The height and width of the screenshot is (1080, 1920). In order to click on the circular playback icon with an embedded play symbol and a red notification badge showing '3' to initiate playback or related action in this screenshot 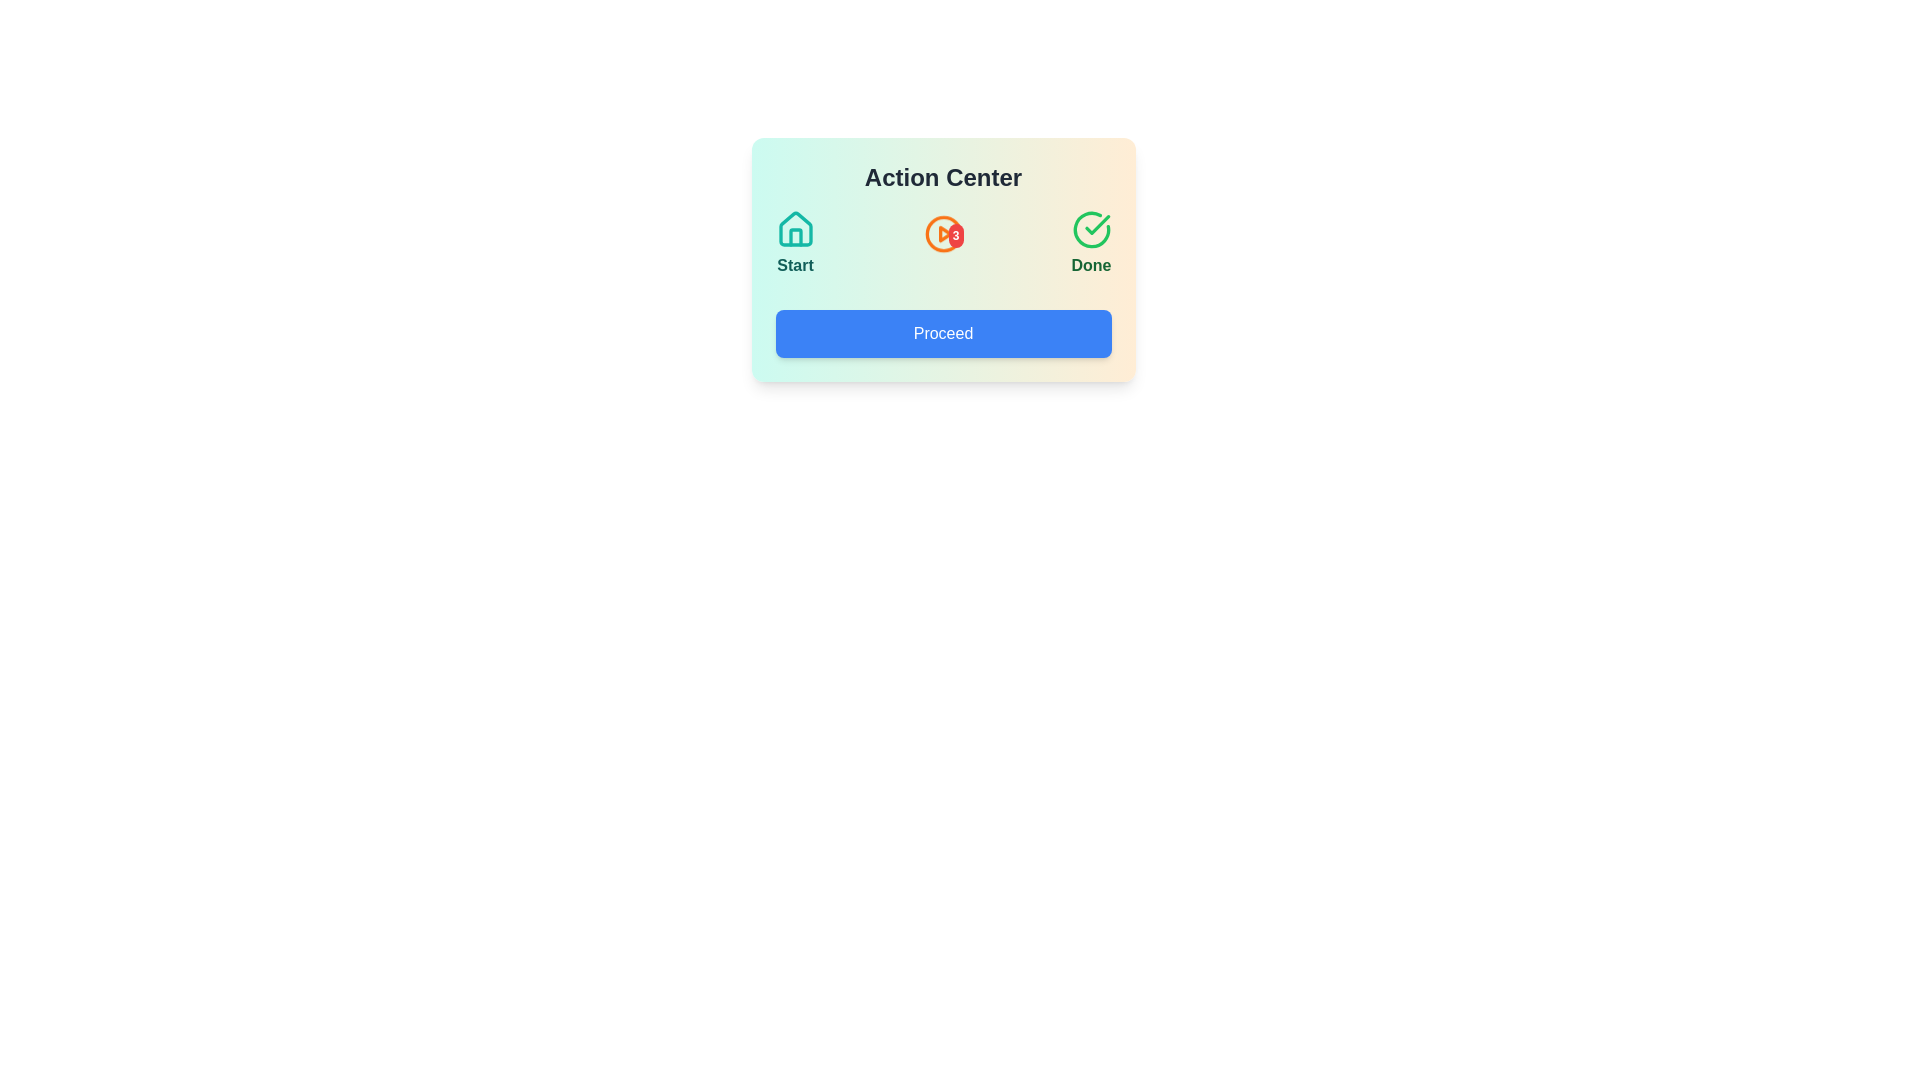, I will do `click(942, 239)`.